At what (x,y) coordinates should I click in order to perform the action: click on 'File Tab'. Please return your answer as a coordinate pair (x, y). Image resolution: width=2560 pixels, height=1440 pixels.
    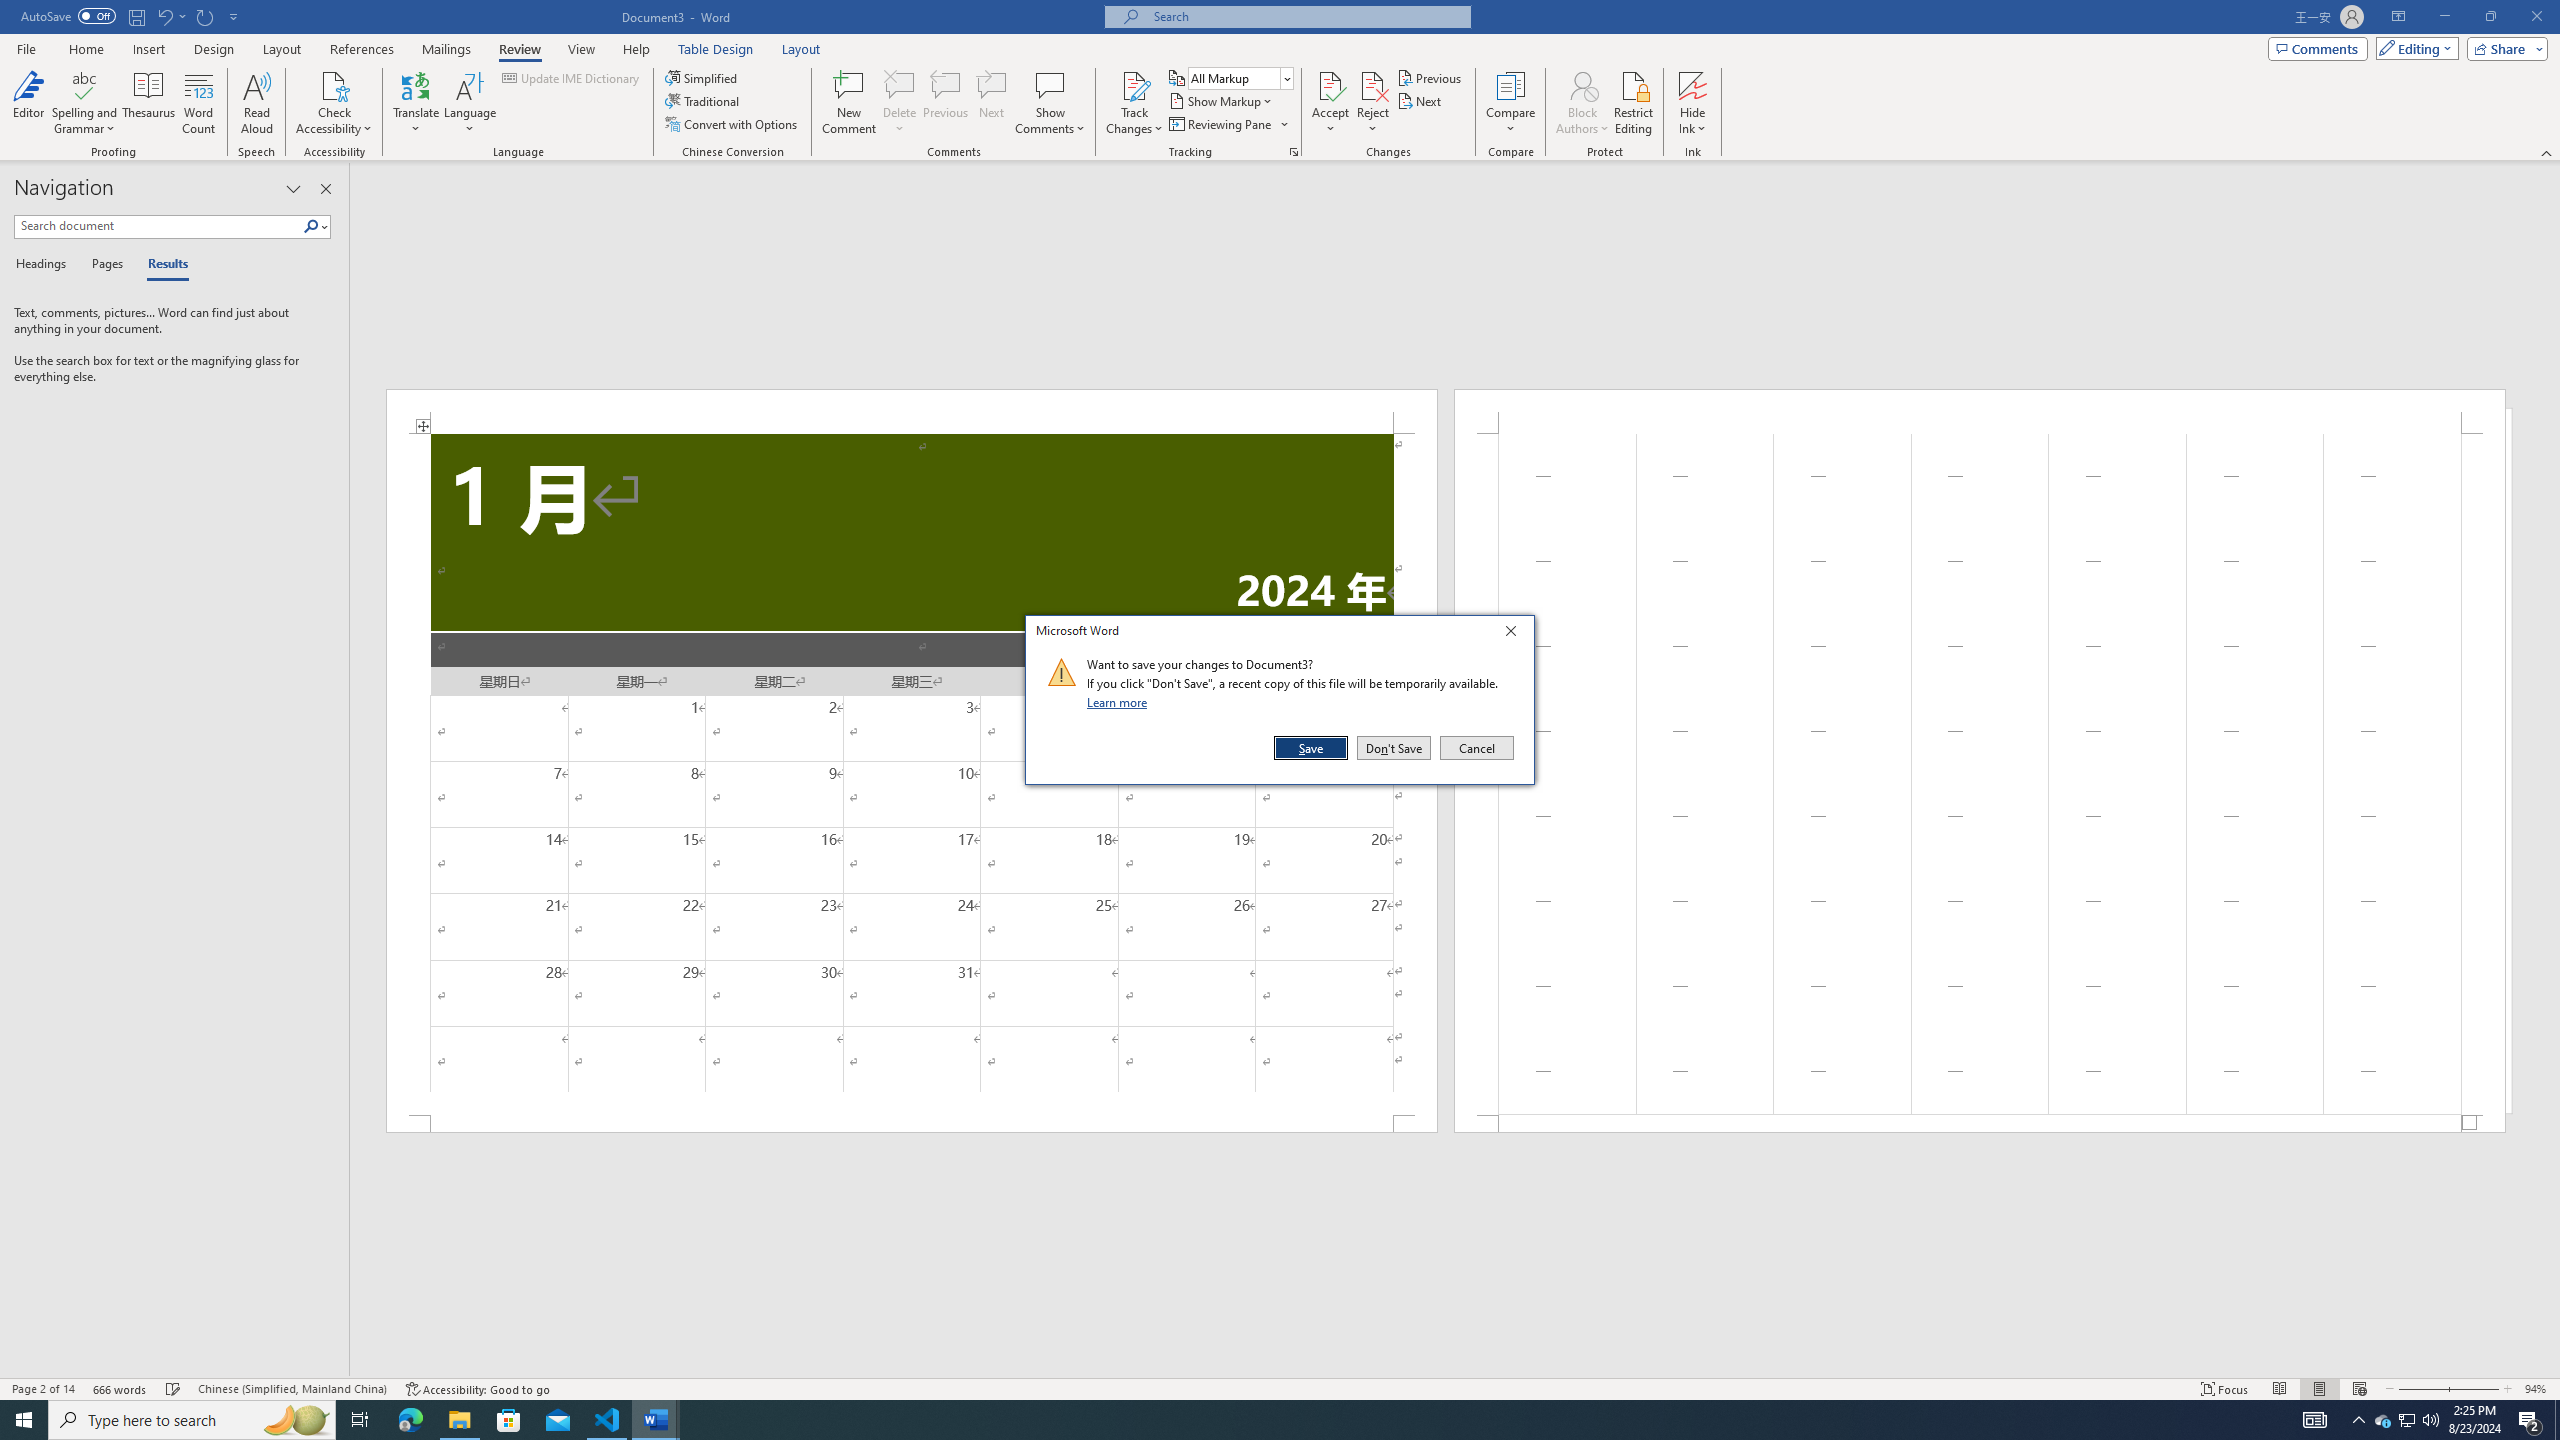
    Looking at the image, I should click on (25, 47).